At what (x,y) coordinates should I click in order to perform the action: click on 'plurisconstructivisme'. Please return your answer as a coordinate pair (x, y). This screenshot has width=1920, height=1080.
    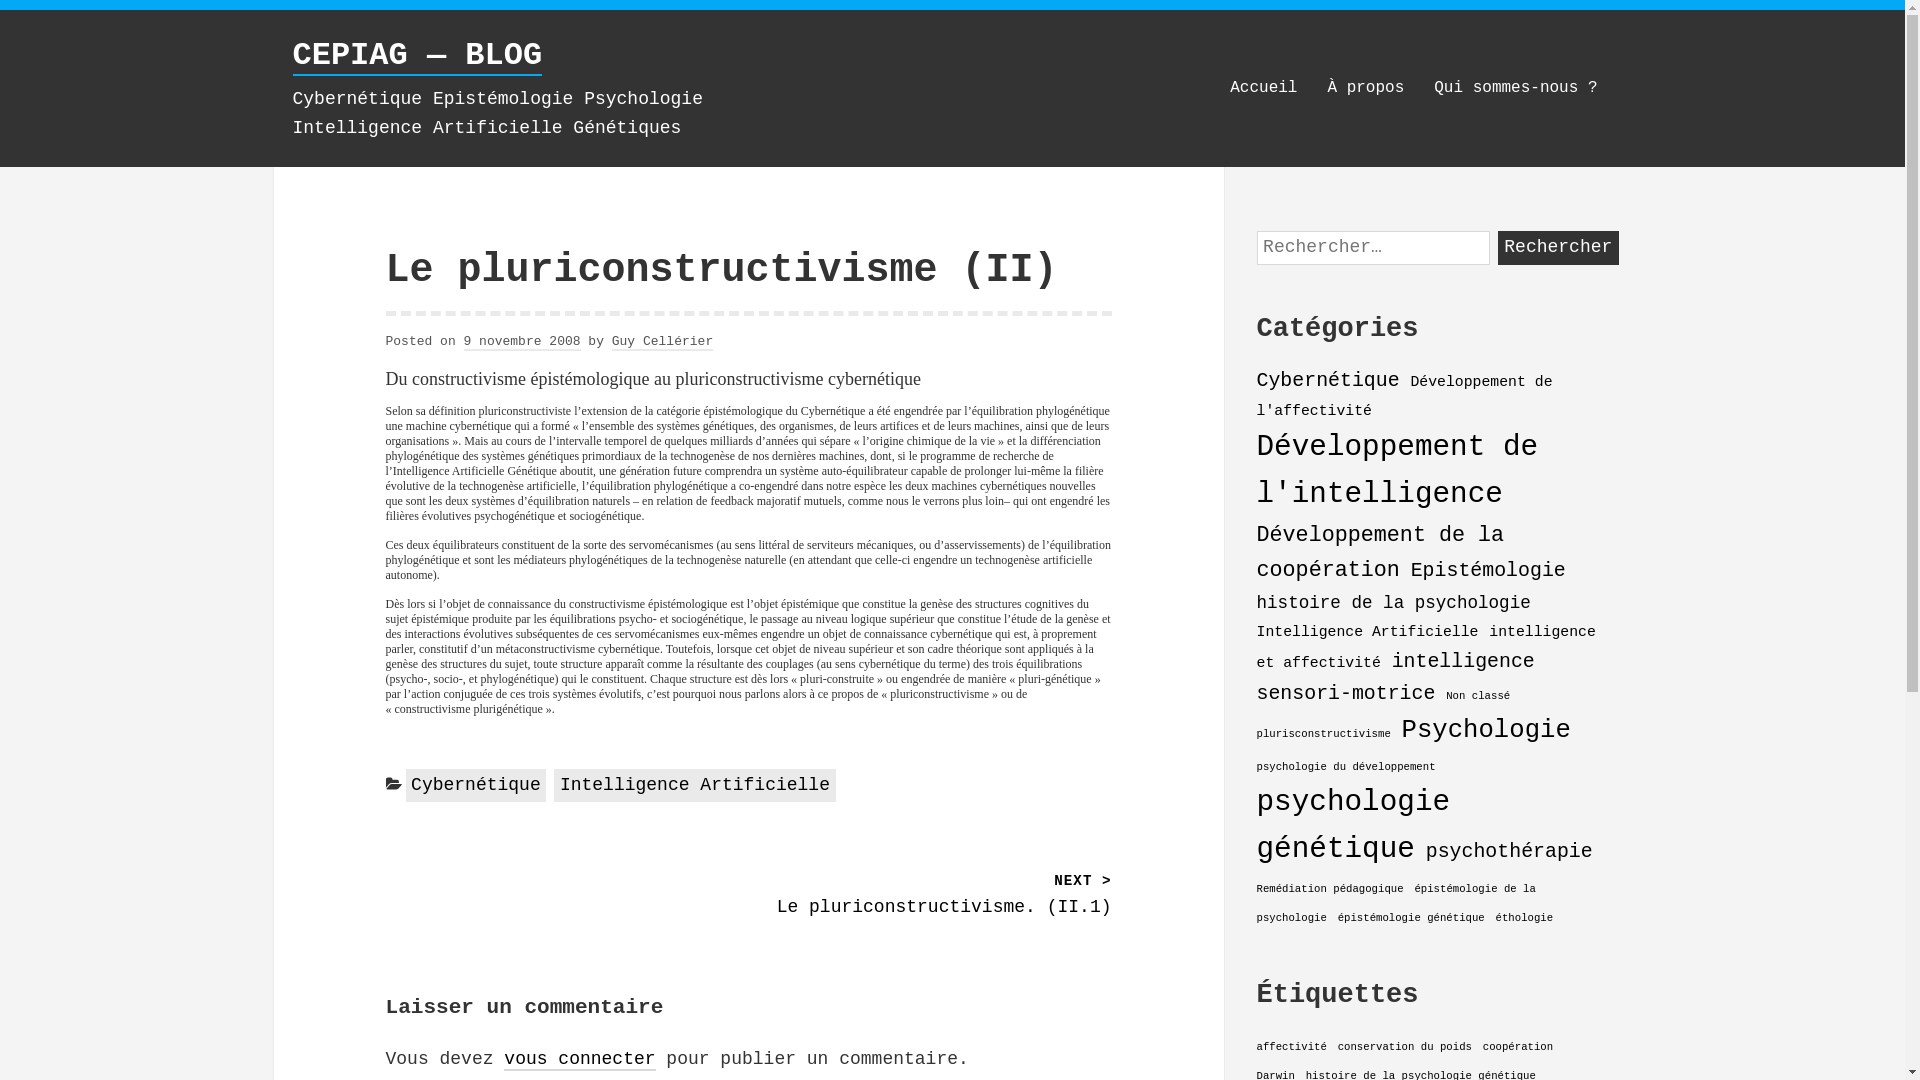
    Looking at the image, I should click on (1323, 733).